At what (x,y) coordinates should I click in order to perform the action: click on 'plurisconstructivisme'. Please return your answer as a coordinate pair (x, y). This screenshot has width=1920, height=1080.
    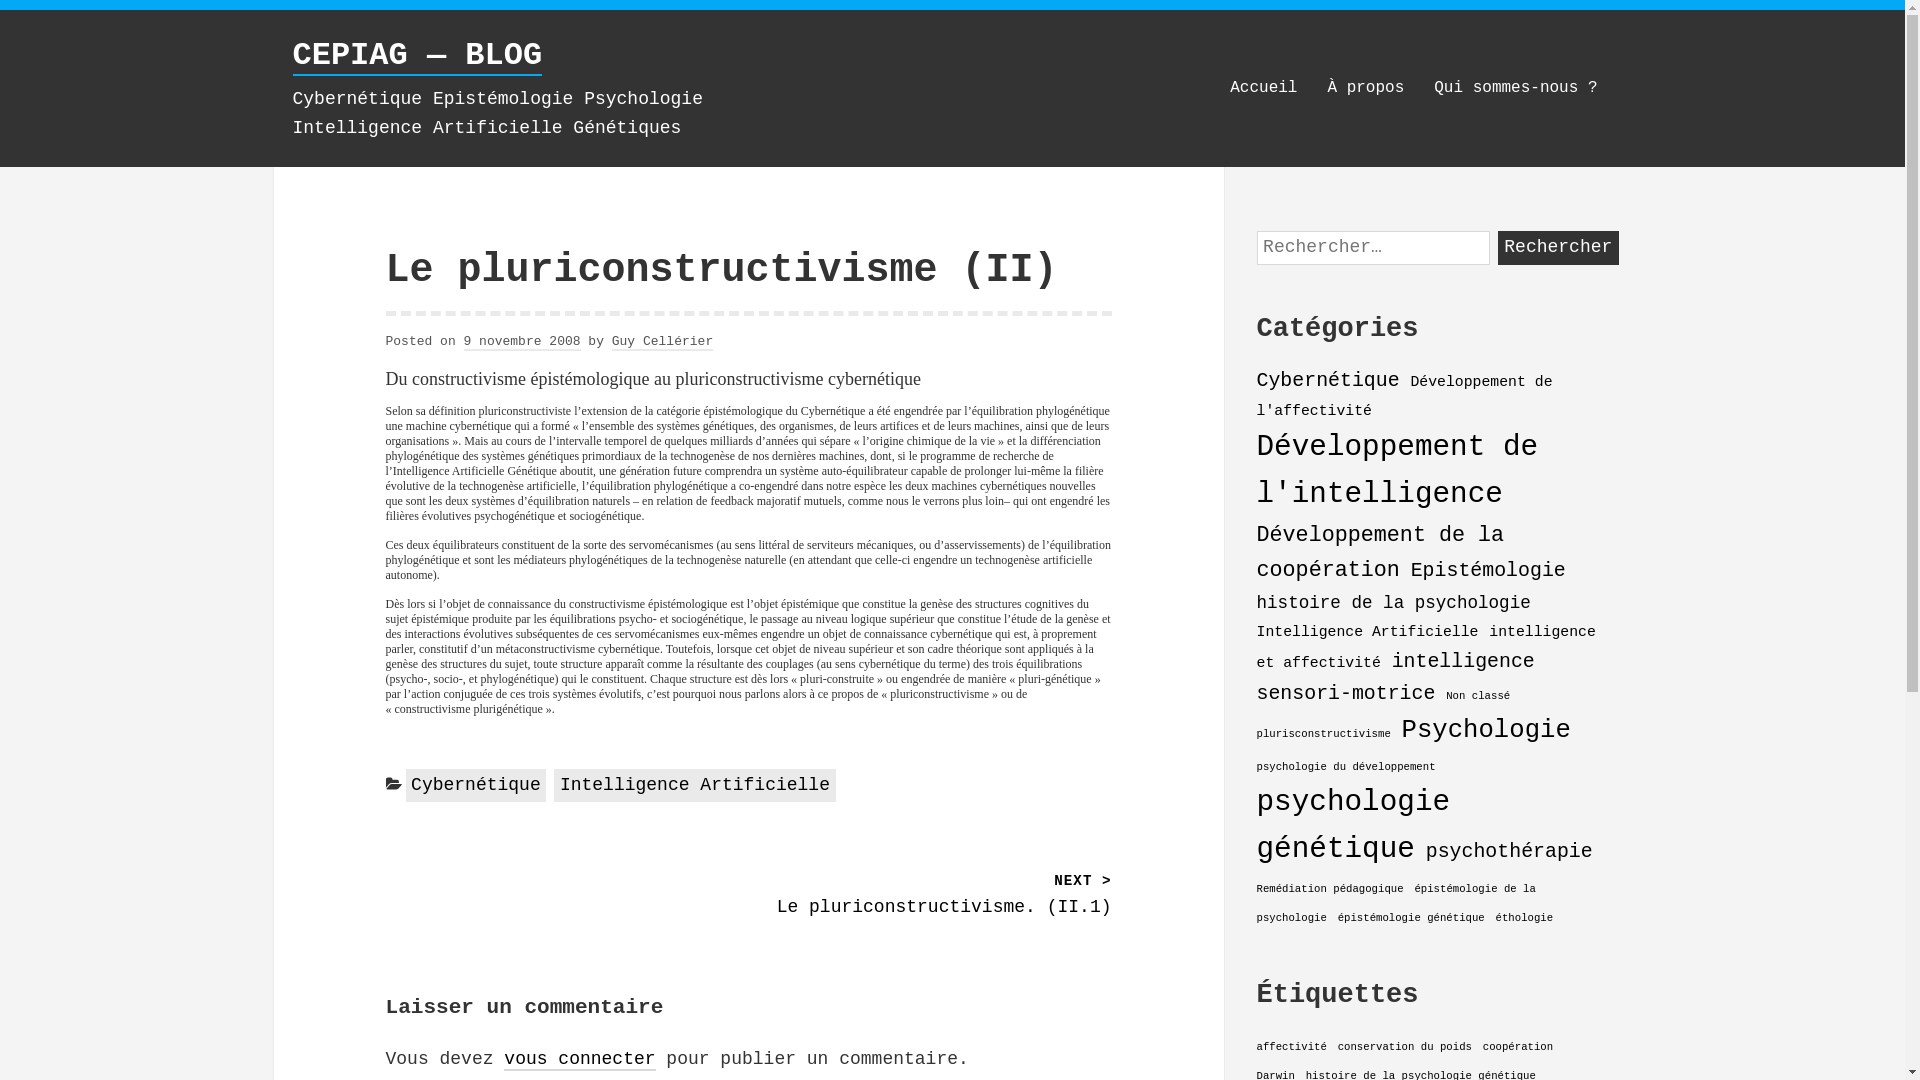
    Looking at the image, I should click on (1323, 733).